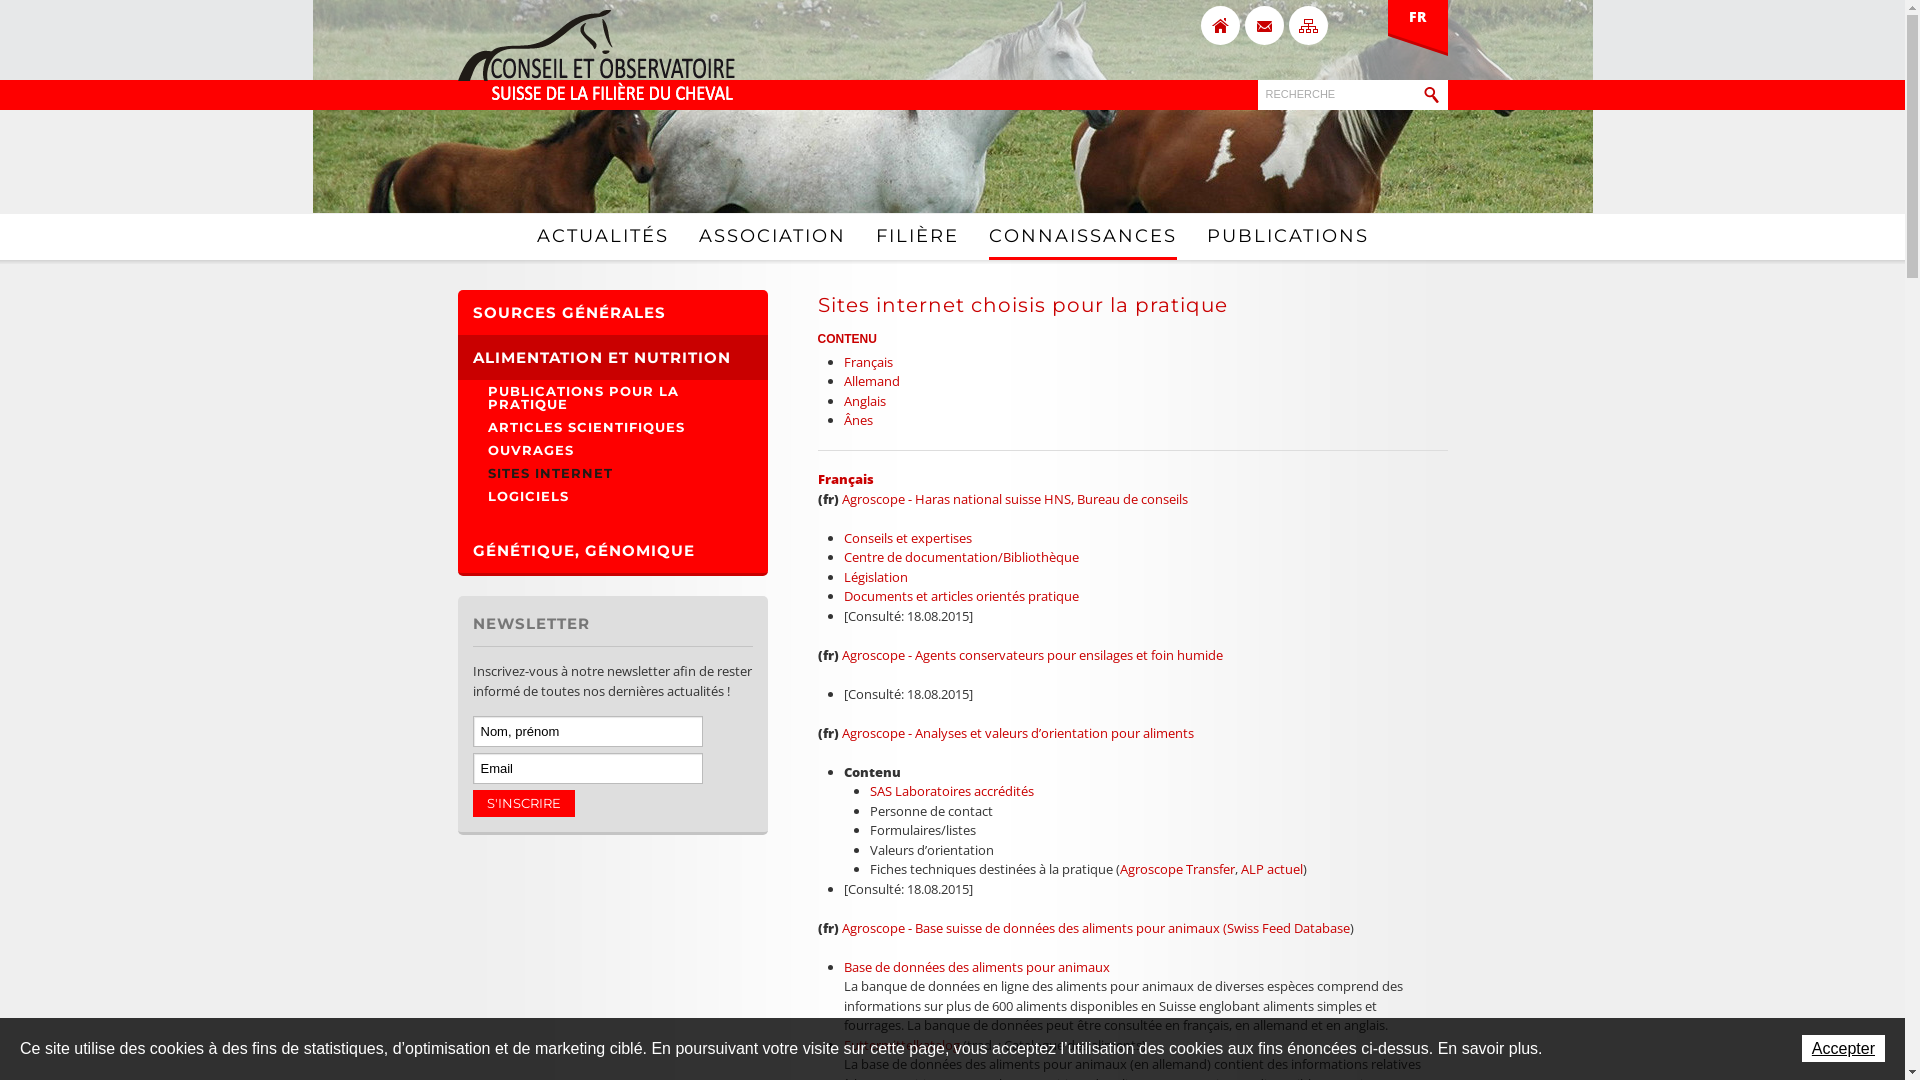  Describe the element at coordinates (612, 450) in the screenshot. I see `'OUVRAGES'` at that location.